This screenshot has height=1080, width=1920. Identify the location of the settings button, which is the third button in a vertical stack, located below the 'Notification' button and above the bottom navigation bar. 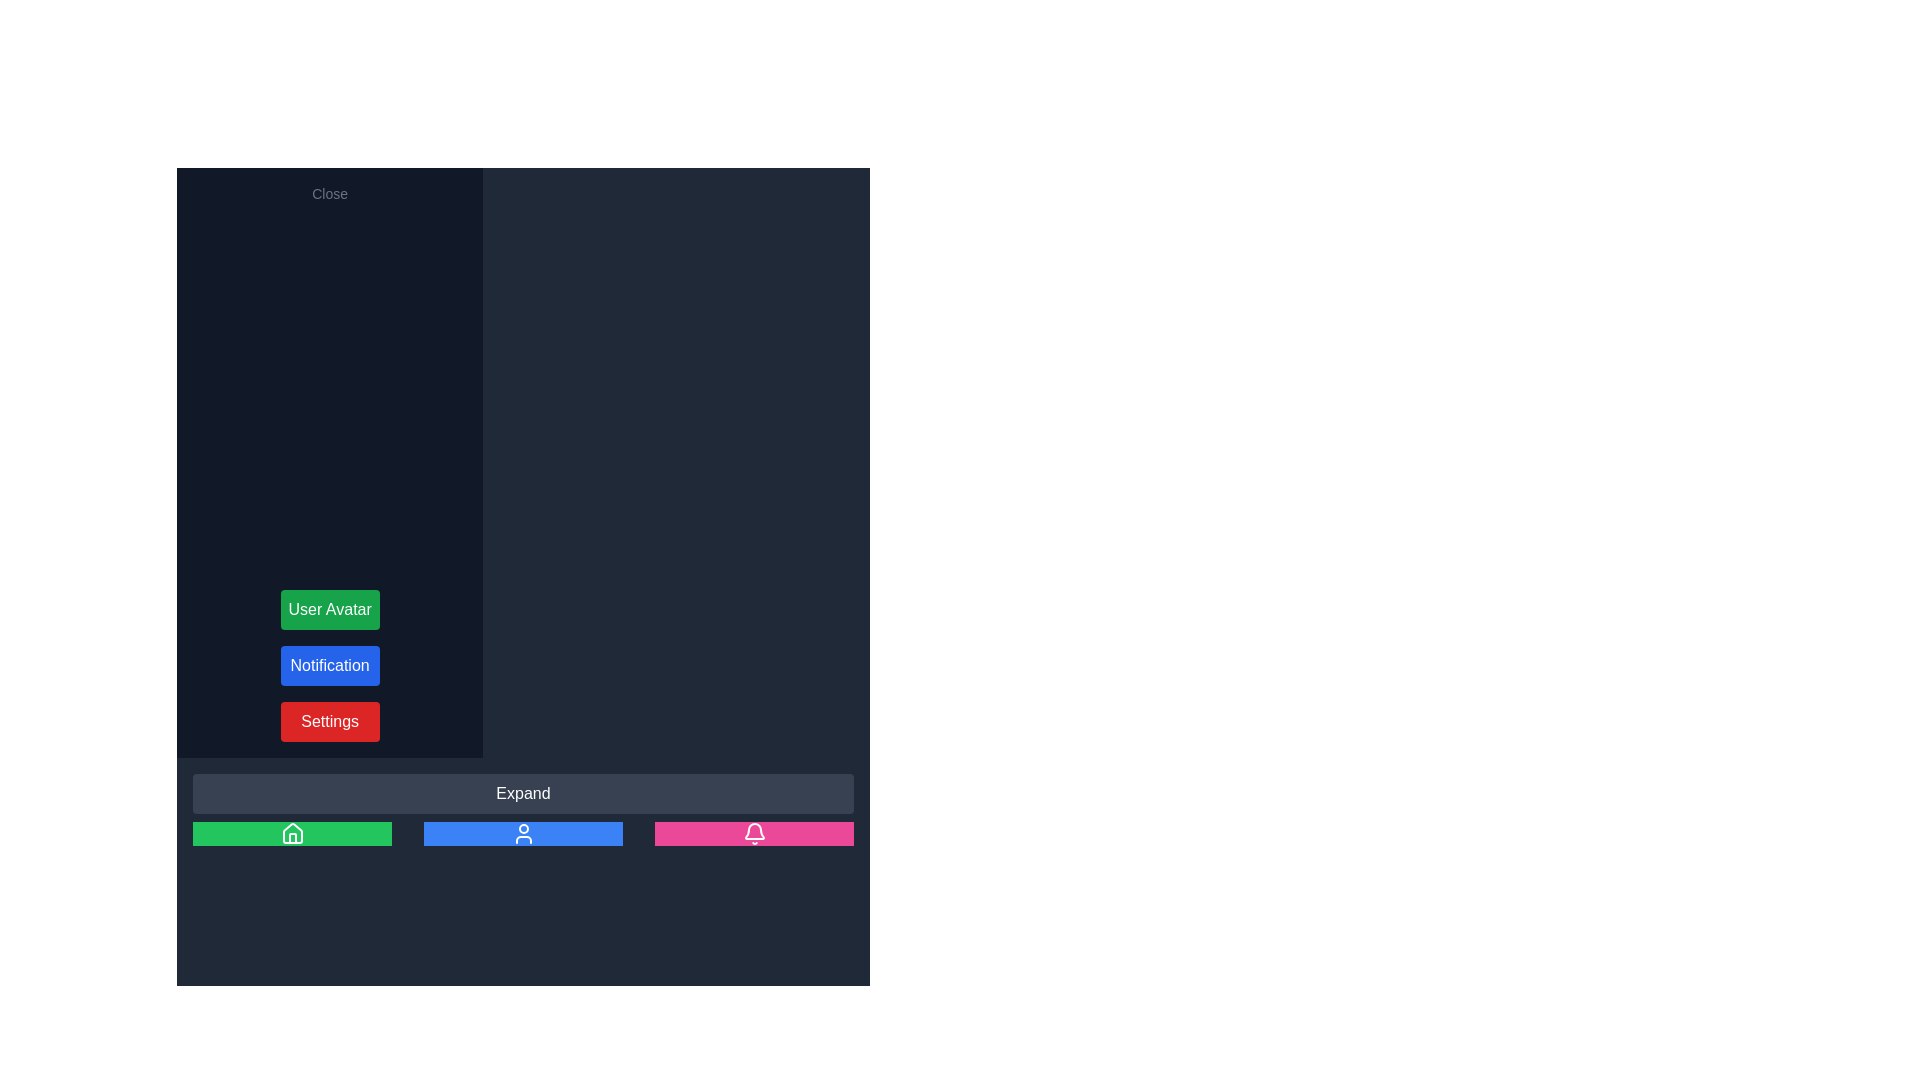
(330, 721).